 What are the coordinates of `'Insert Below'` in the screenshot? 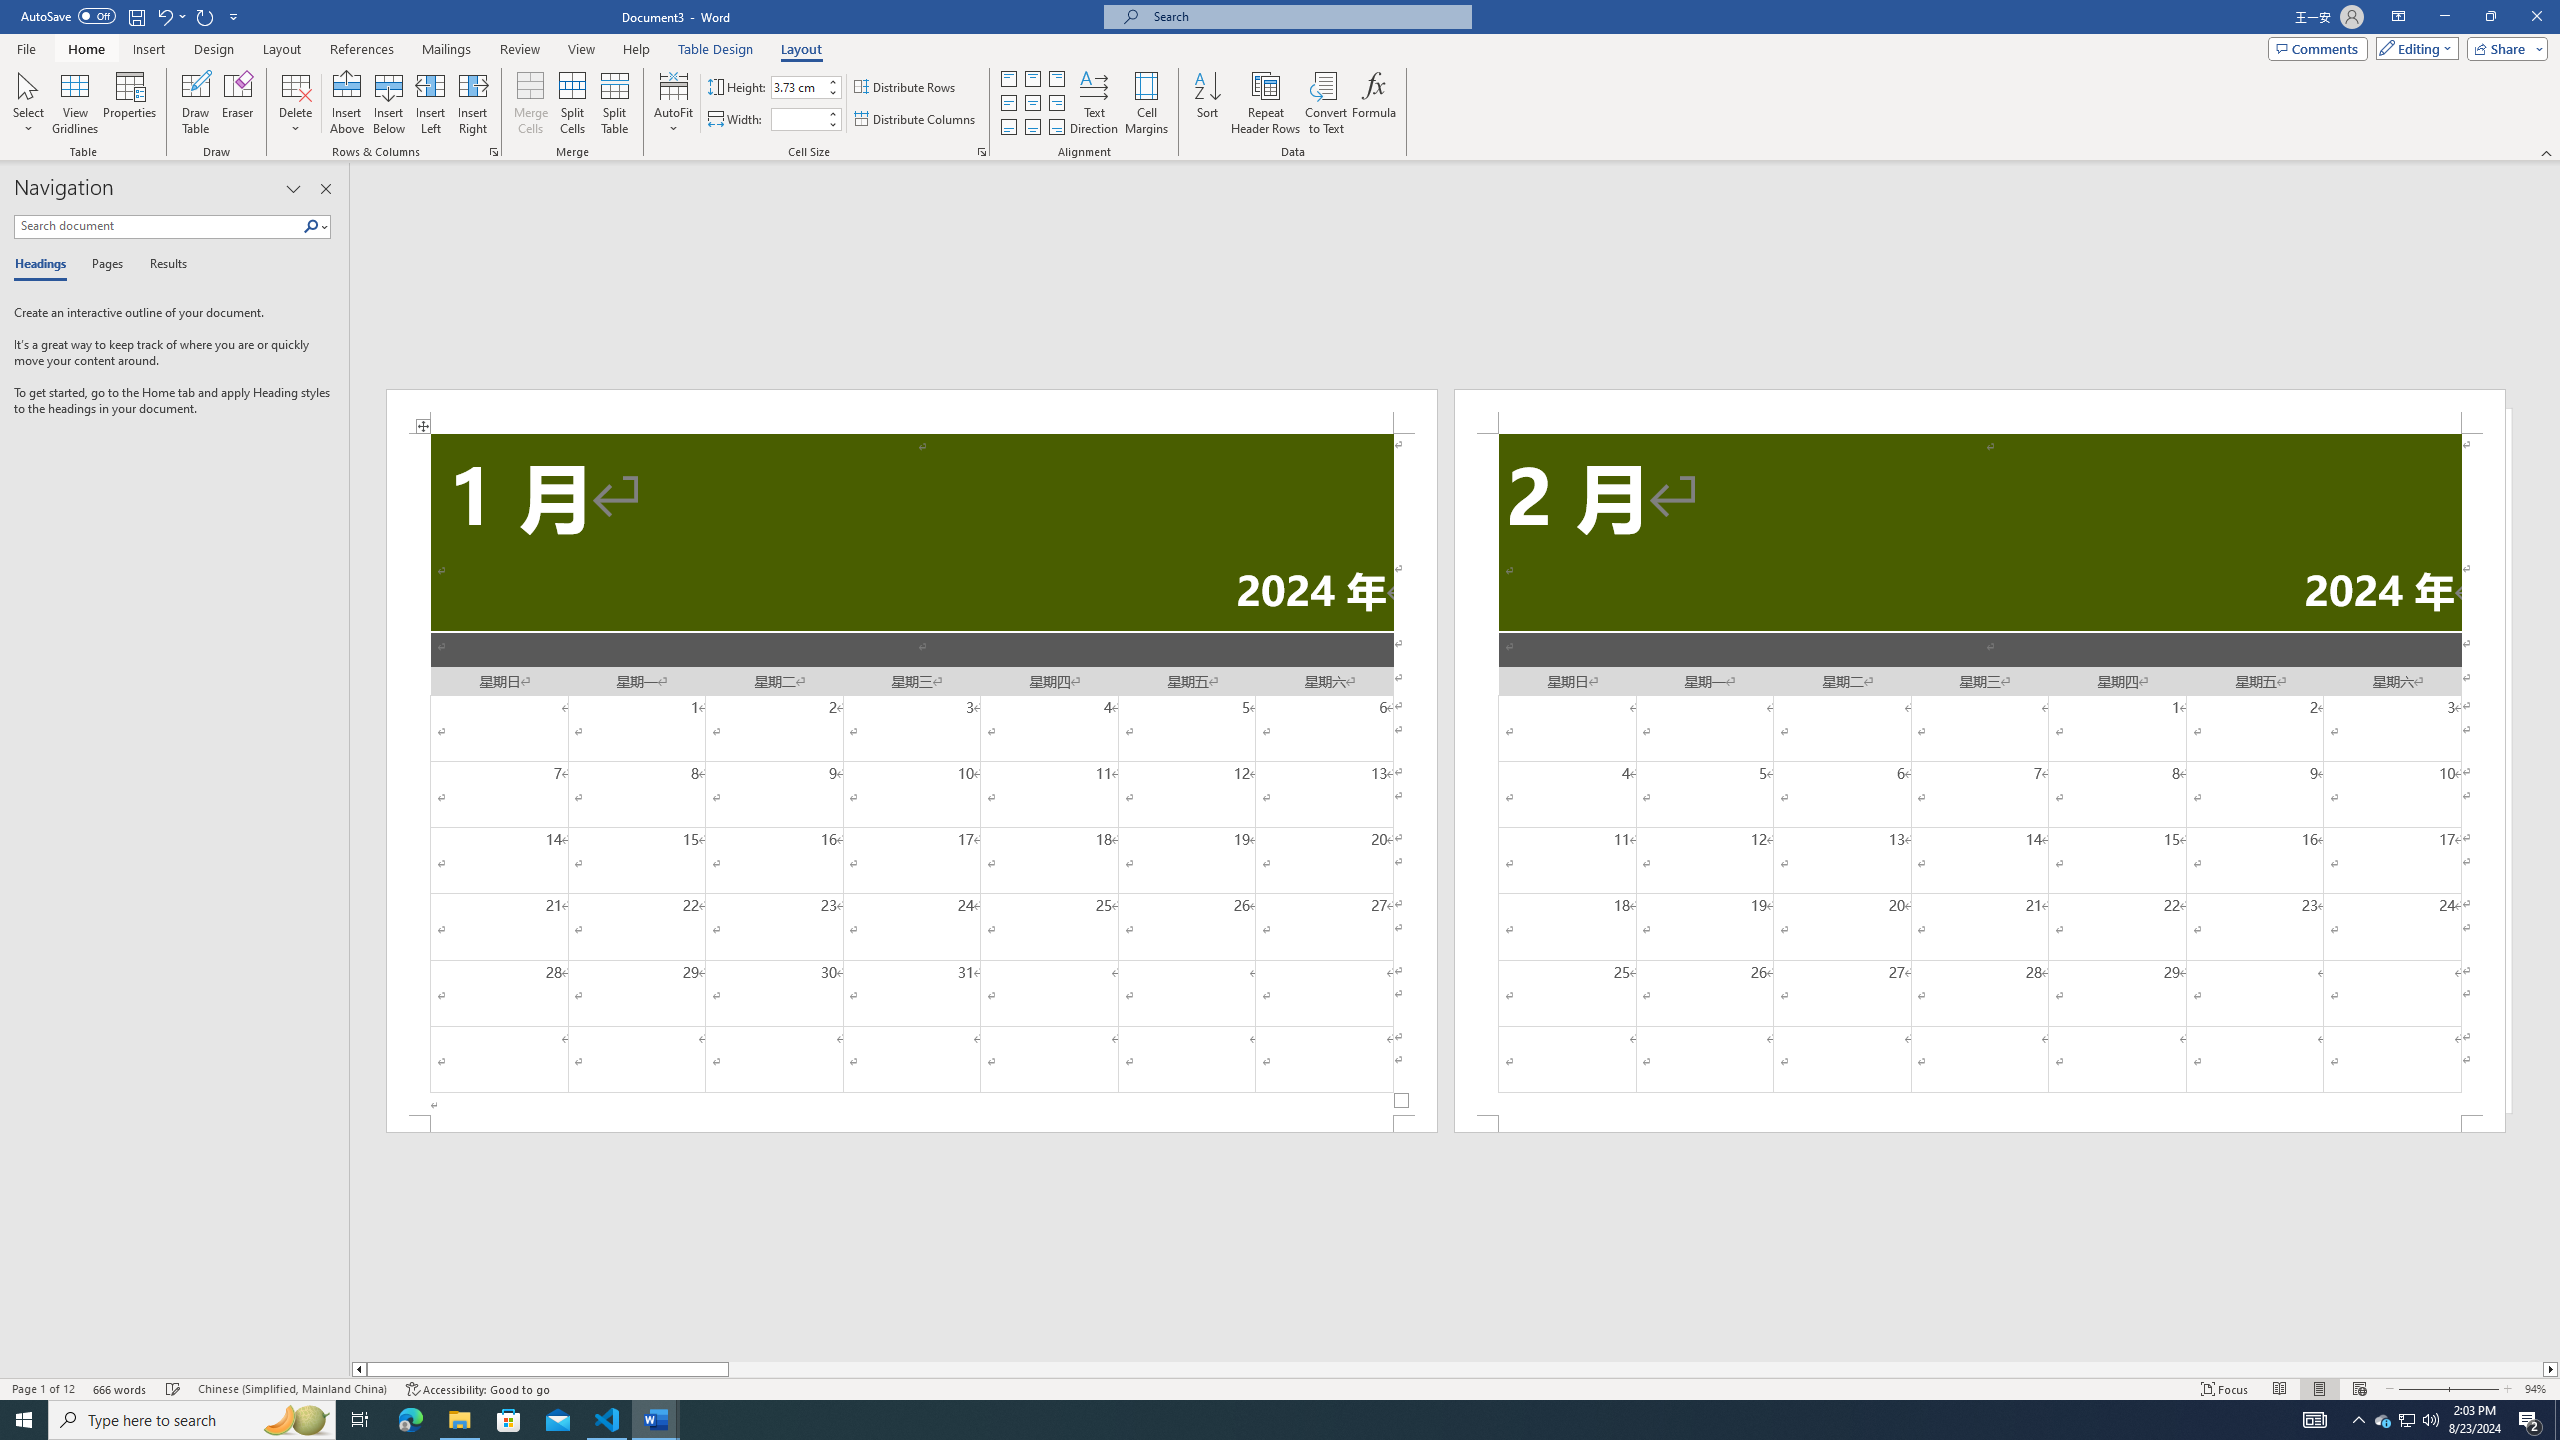 It's located at (388, 103).